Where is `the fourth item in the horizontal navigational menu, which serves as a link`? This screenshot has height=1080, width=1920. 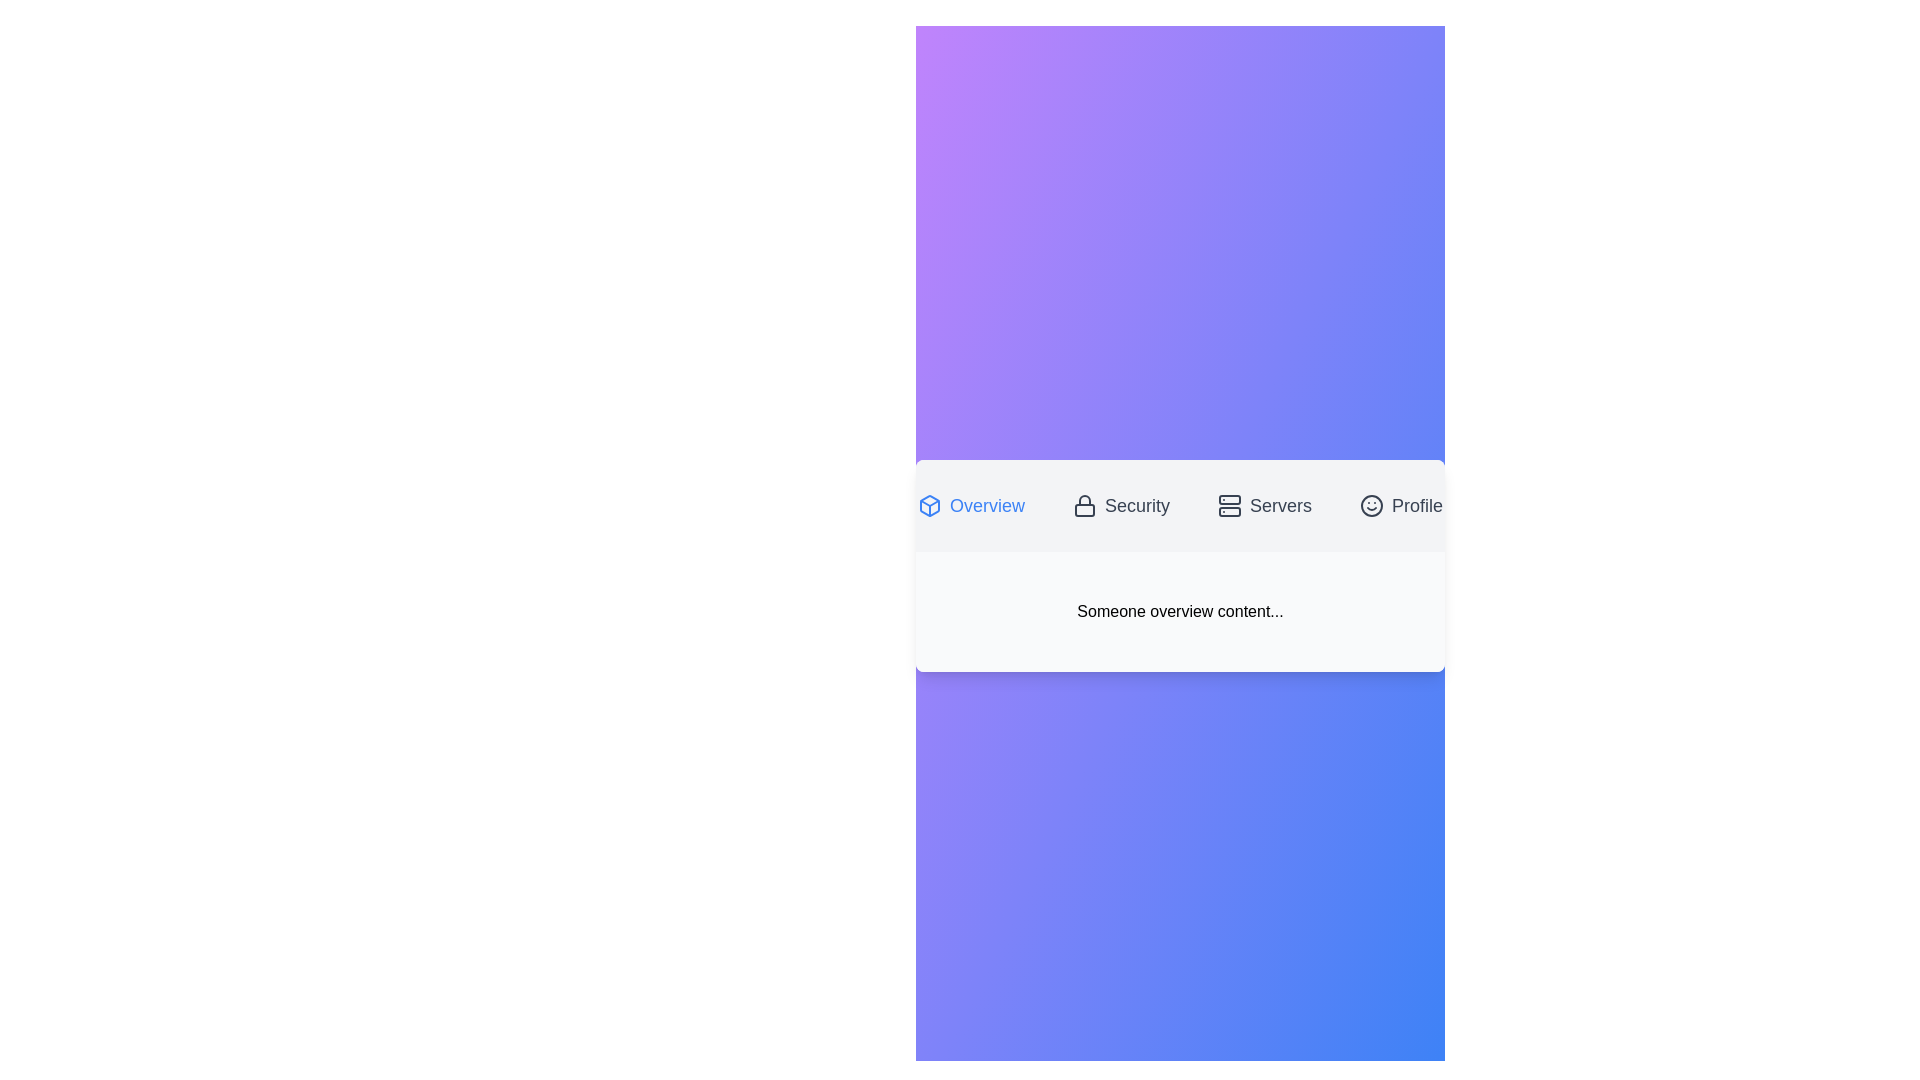 the fourth item in the horizontal navigational menu, which serves as a link is located at coordinates (1416, 504).